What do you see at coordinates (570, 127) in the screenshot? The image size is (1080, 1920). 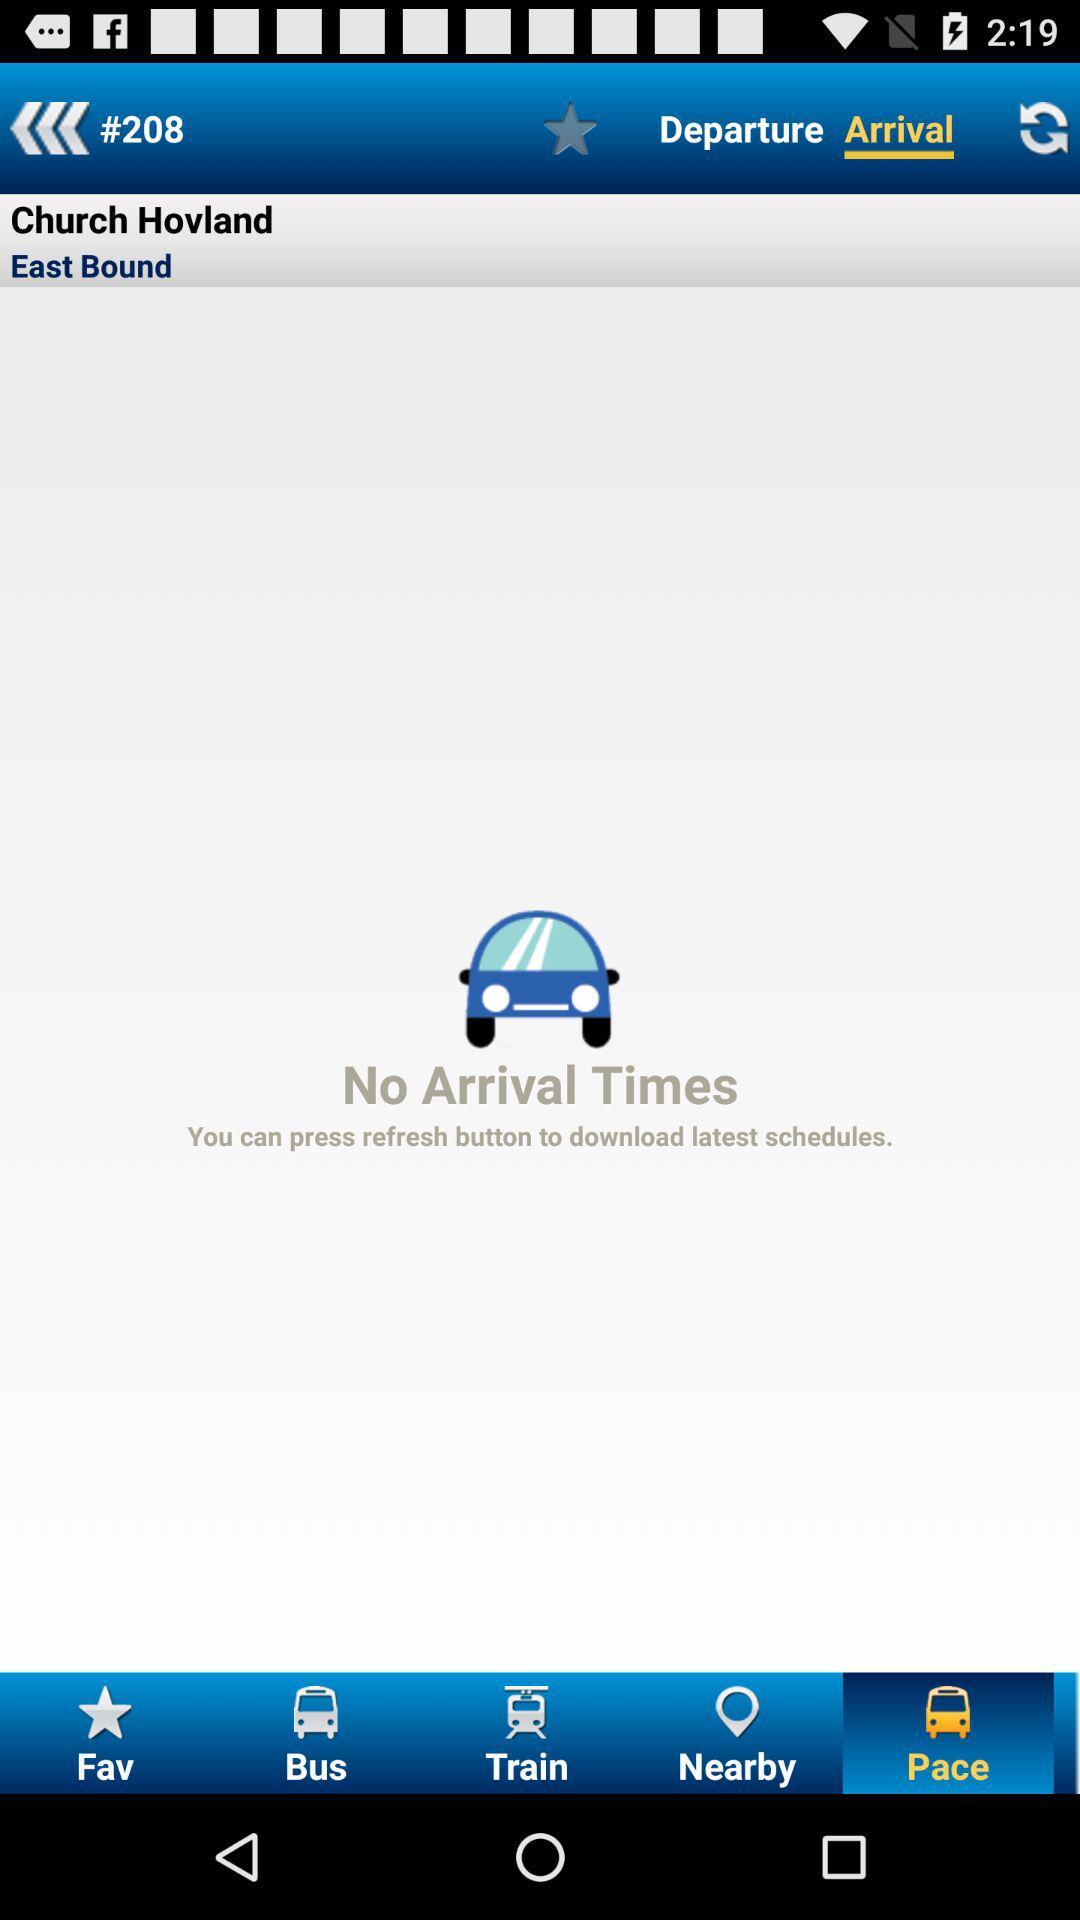 I see `the flight` at bounding box center [570, 127].